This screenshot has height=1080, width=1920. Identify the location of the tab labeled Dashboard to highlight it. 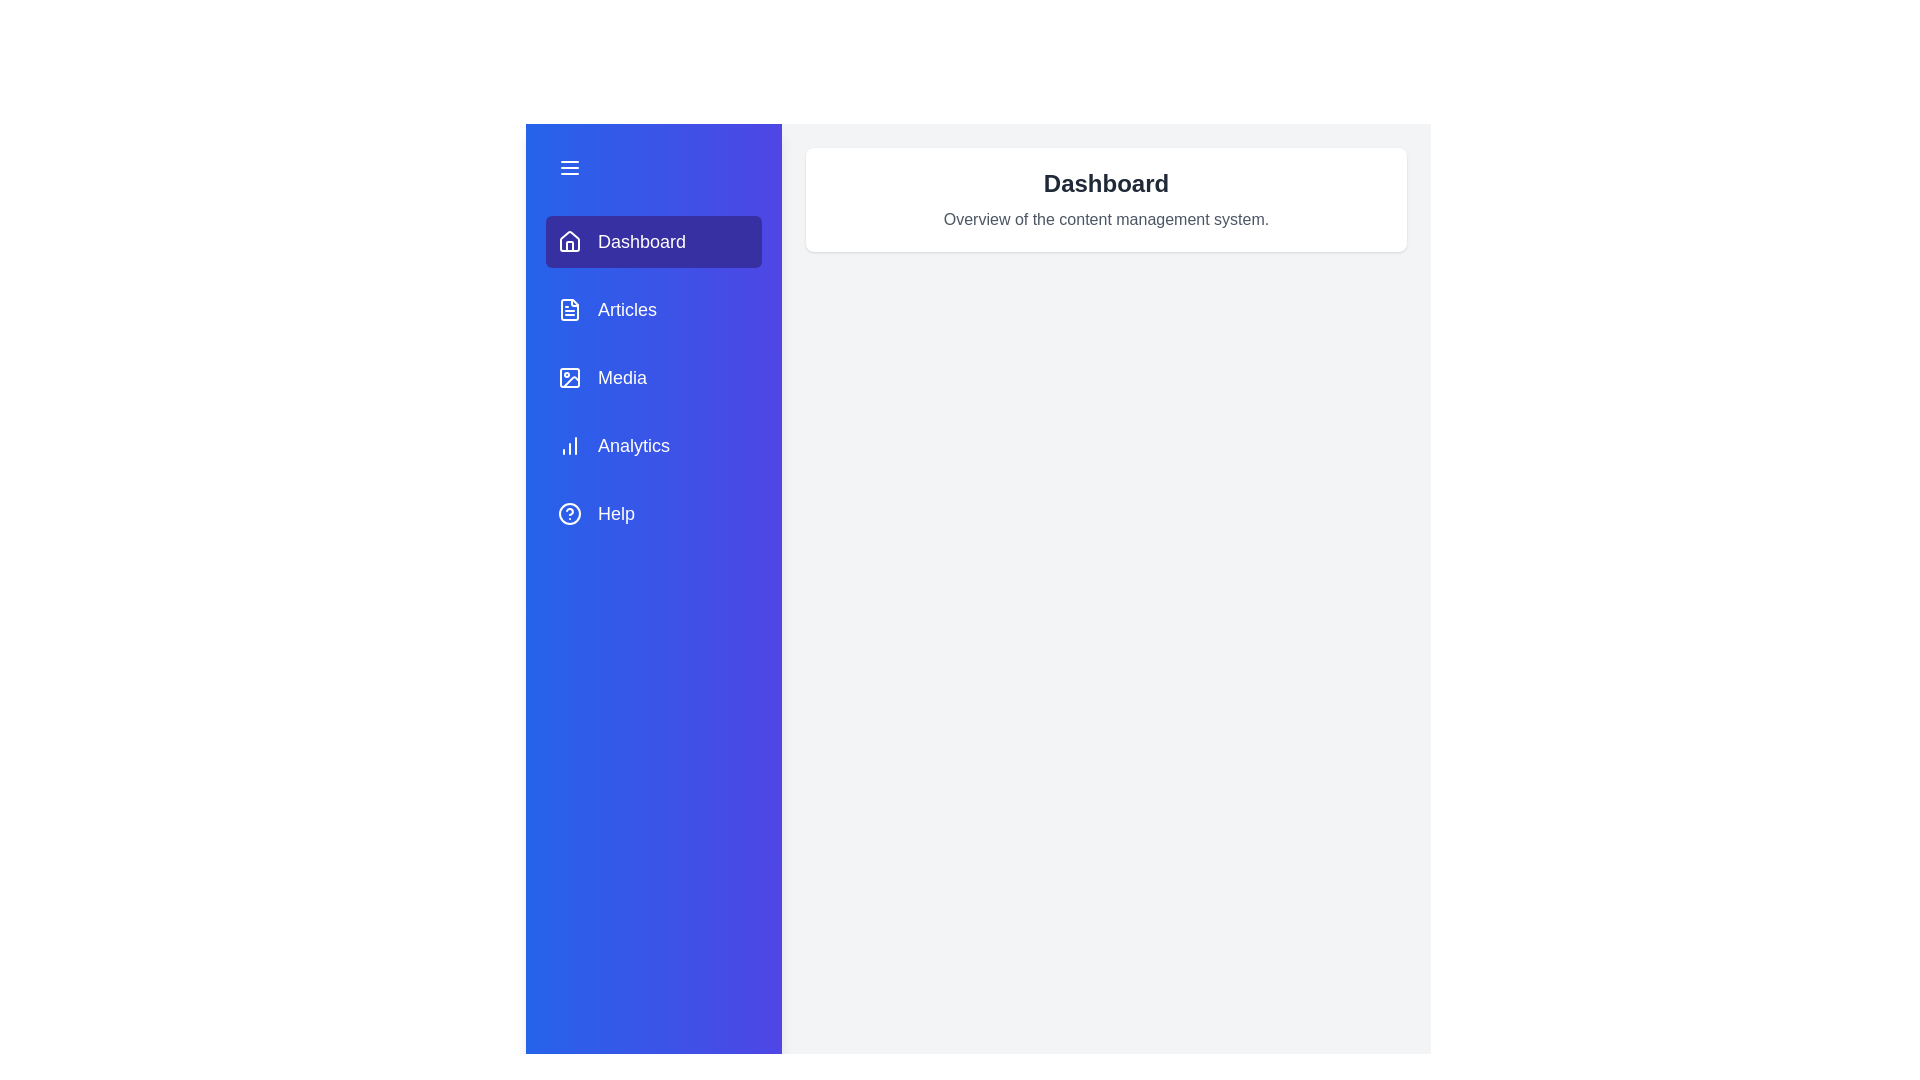
(653, 241).